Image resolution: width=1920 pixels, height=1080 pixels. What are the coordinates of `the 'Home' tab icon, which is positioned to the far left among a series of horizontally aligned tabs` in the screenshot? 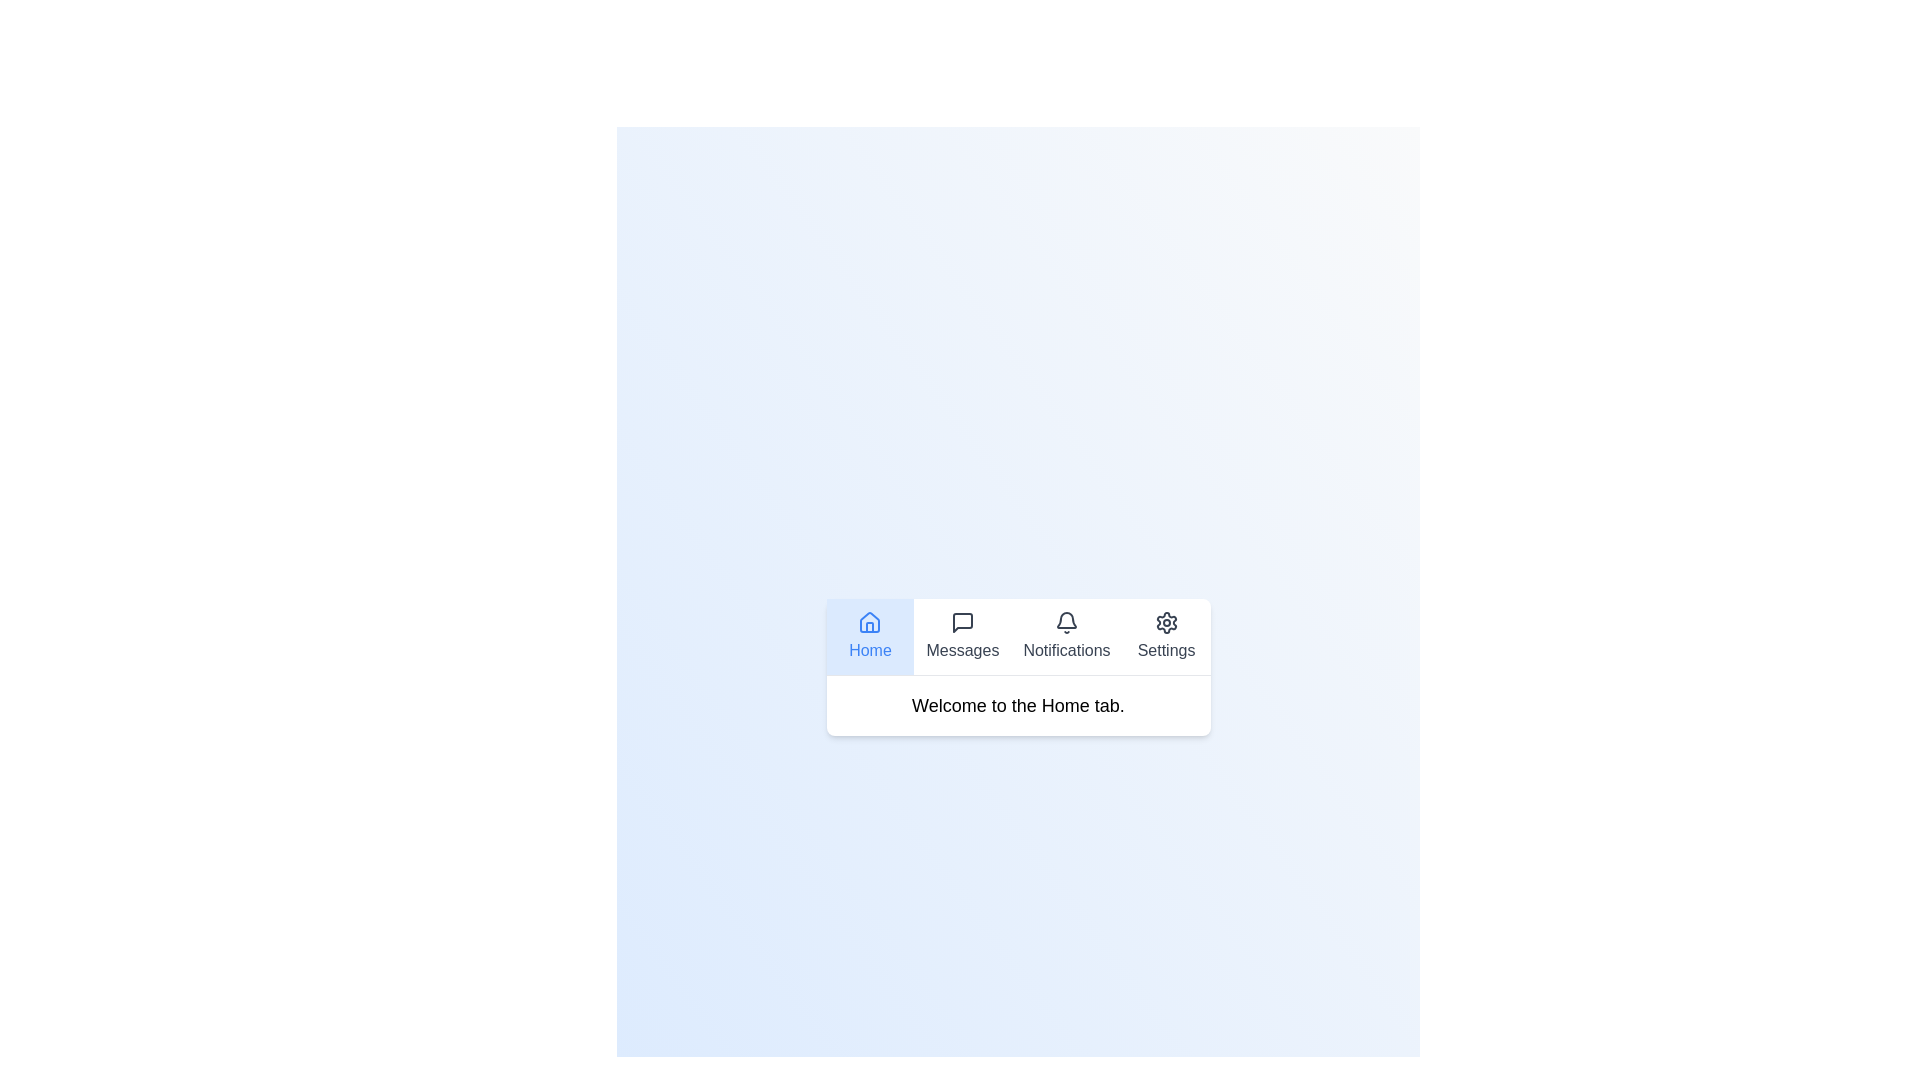 It's located at (870, 621).